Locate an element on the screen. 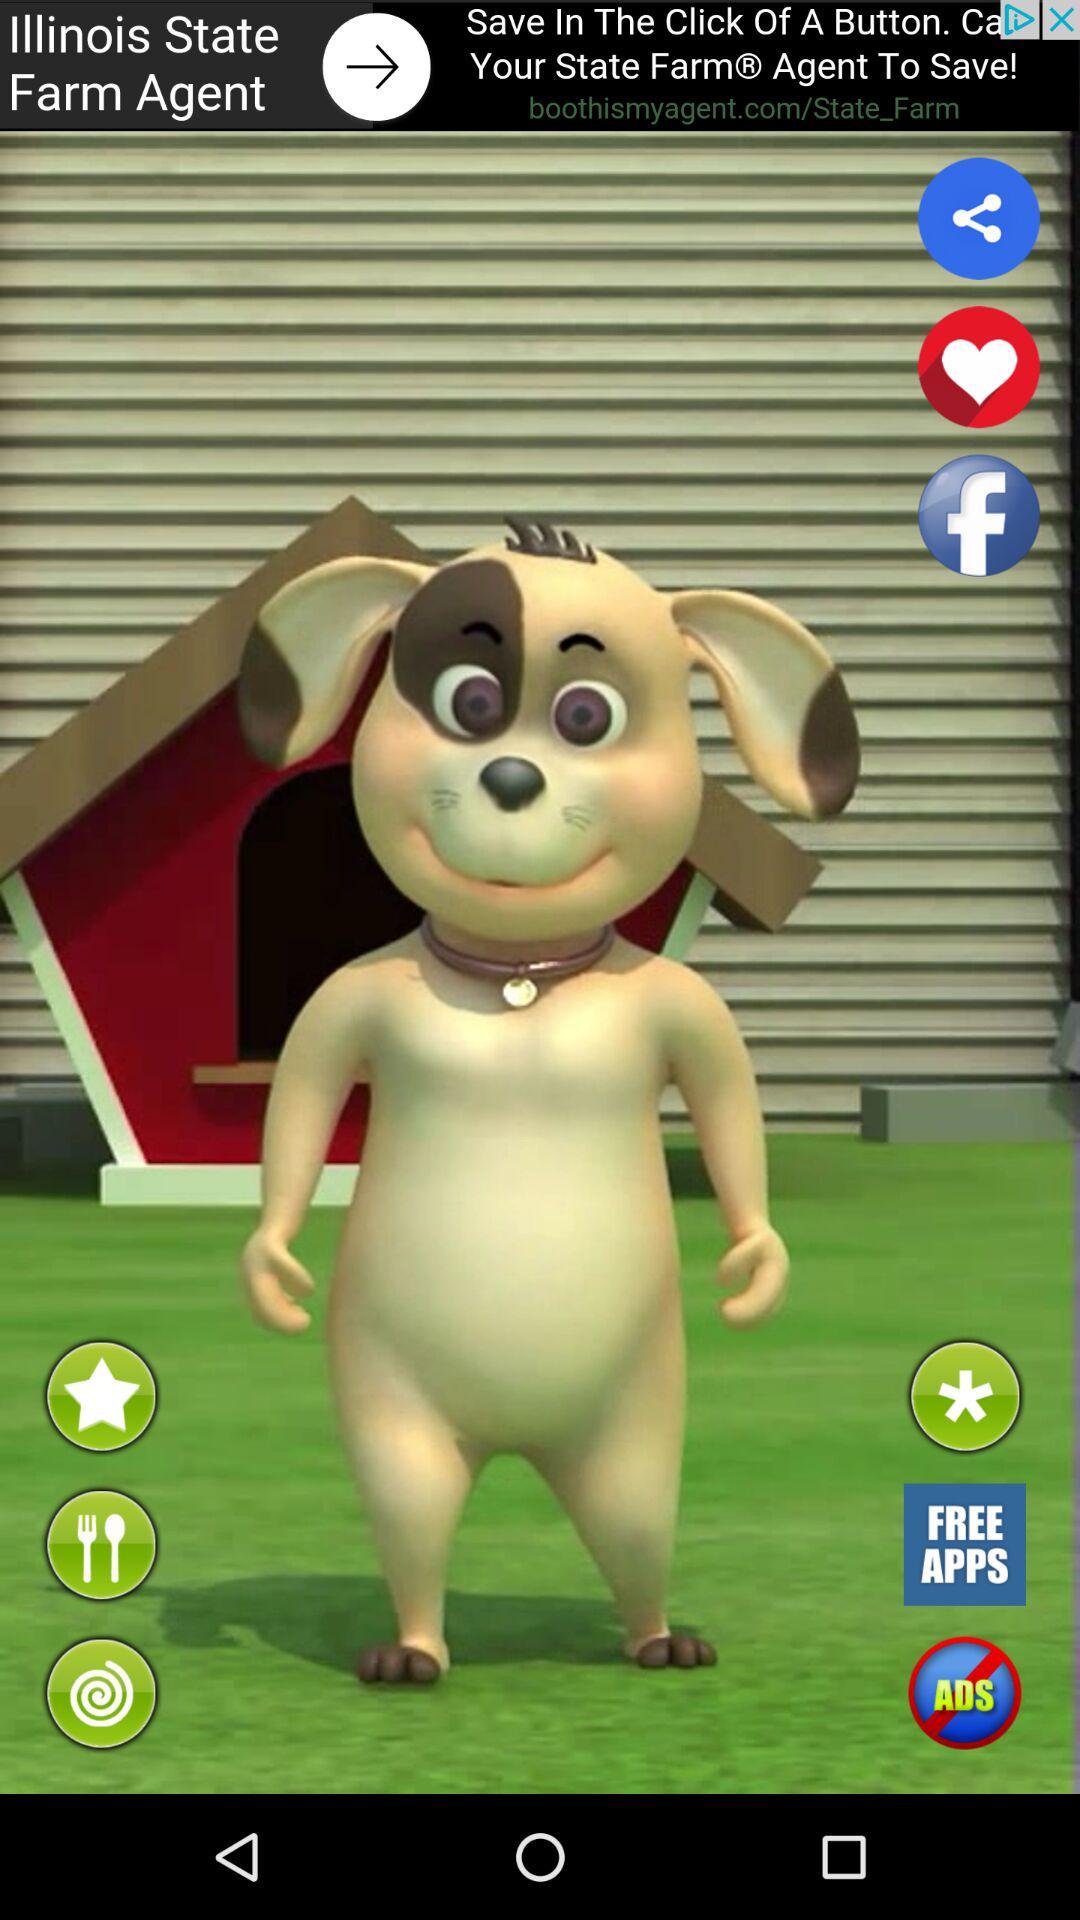  app store is located at coordinates (963, 1543).